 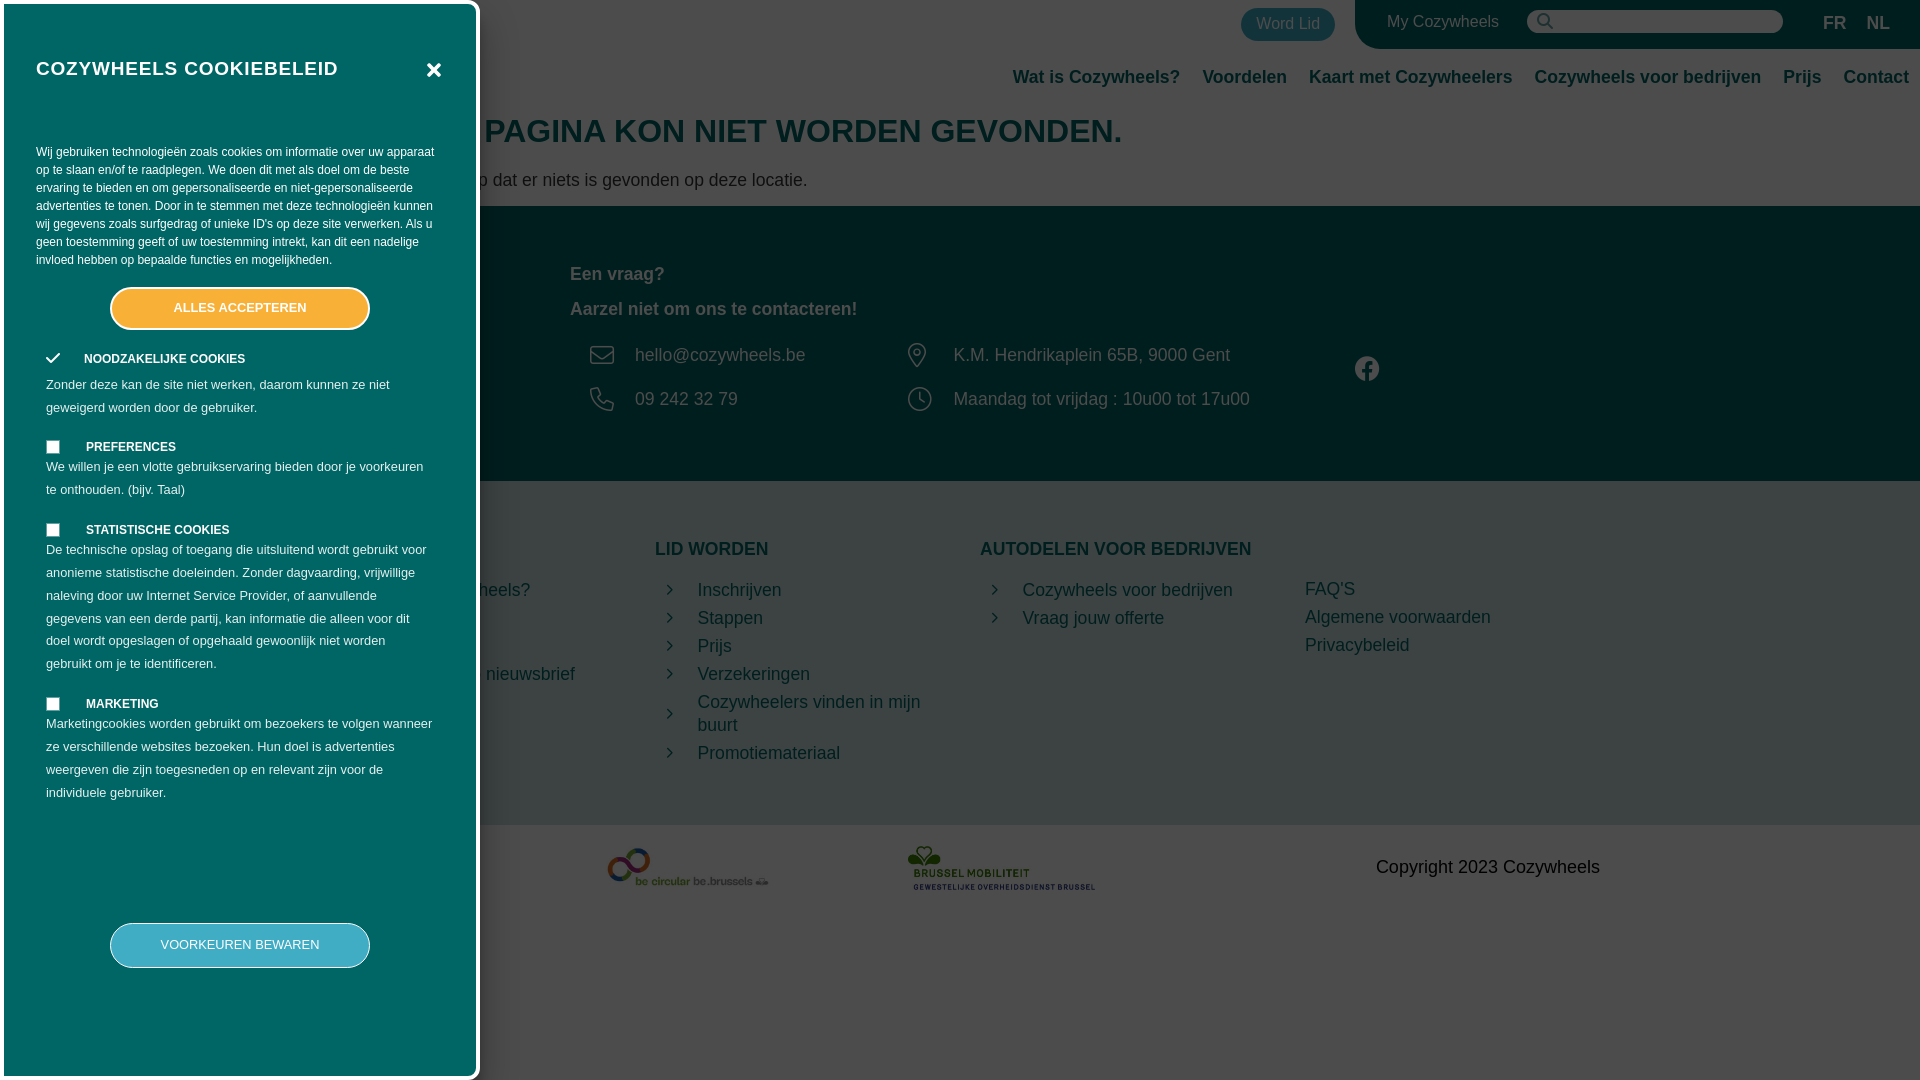 I want to click on 'Word Lid', so click(x=1287, y=24).